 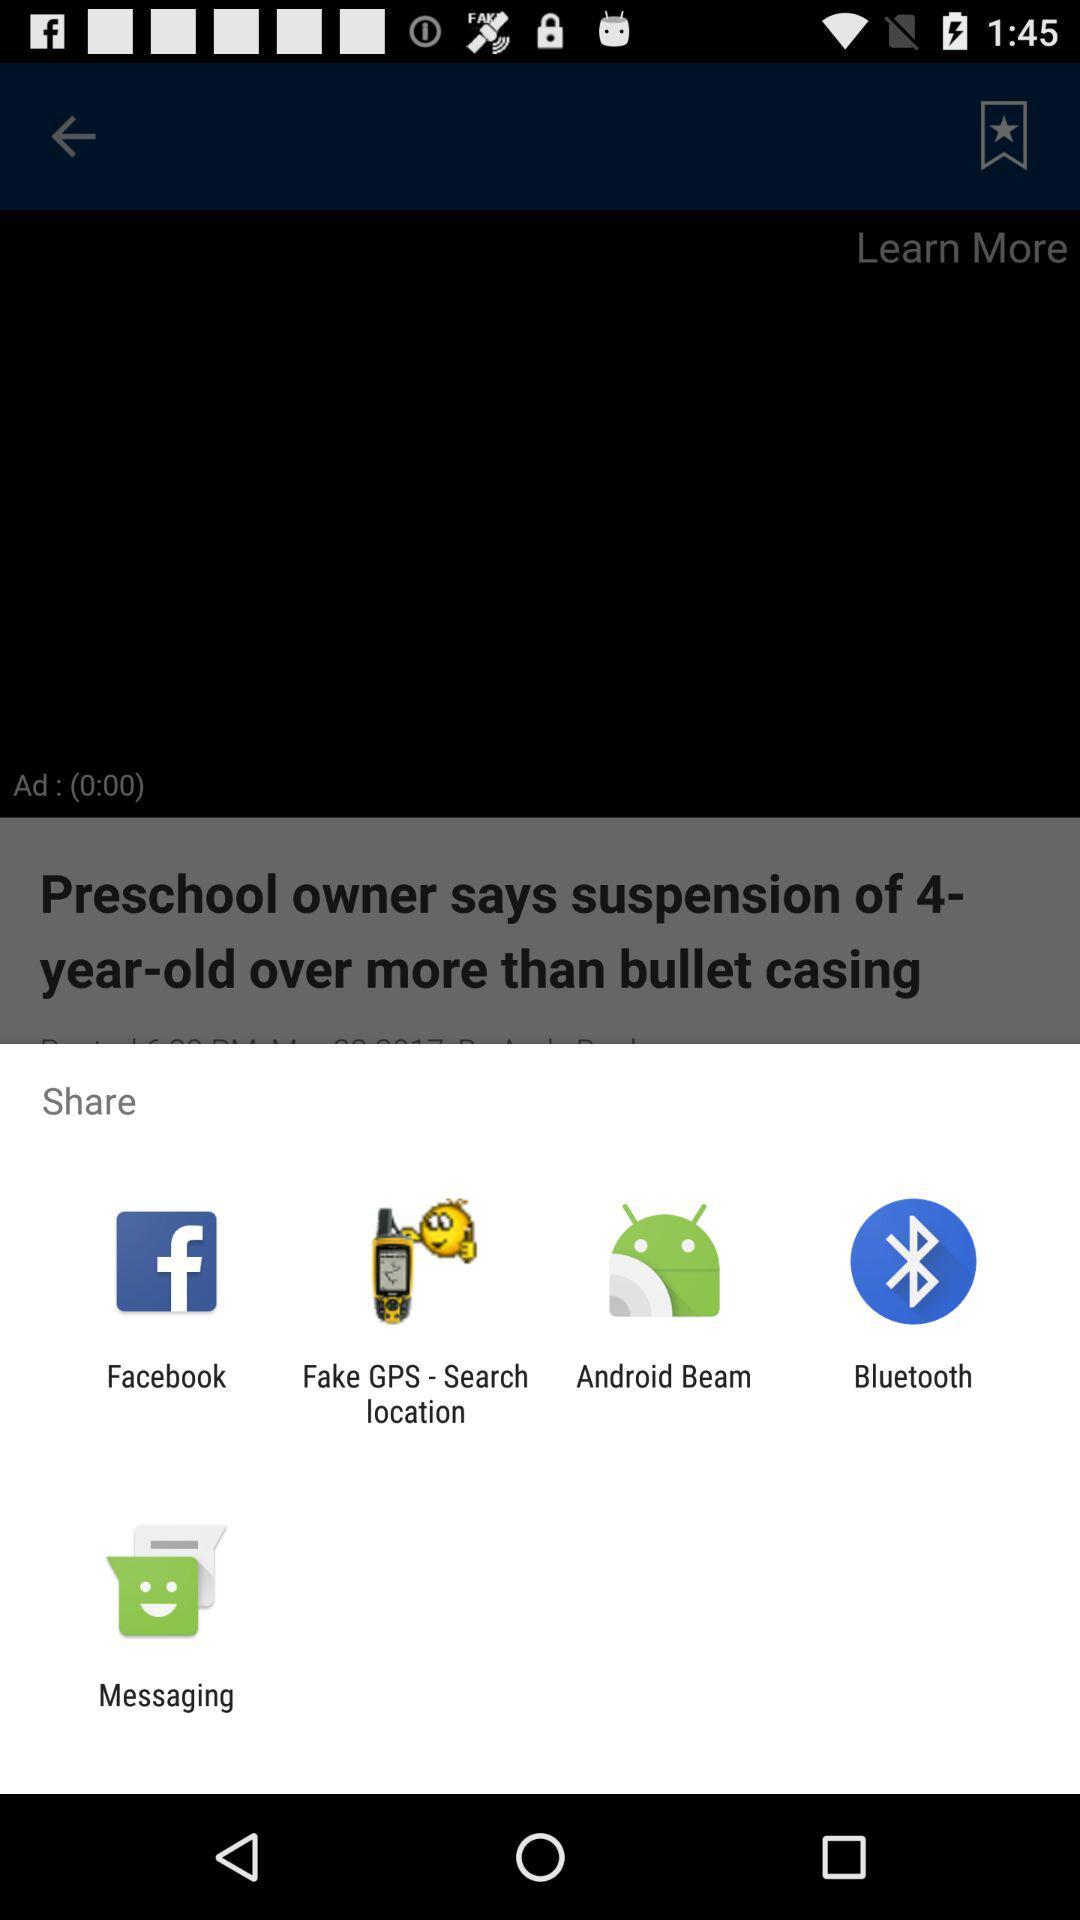 I want to click on item to the right of facebook app, so click(x=414, y=1392).